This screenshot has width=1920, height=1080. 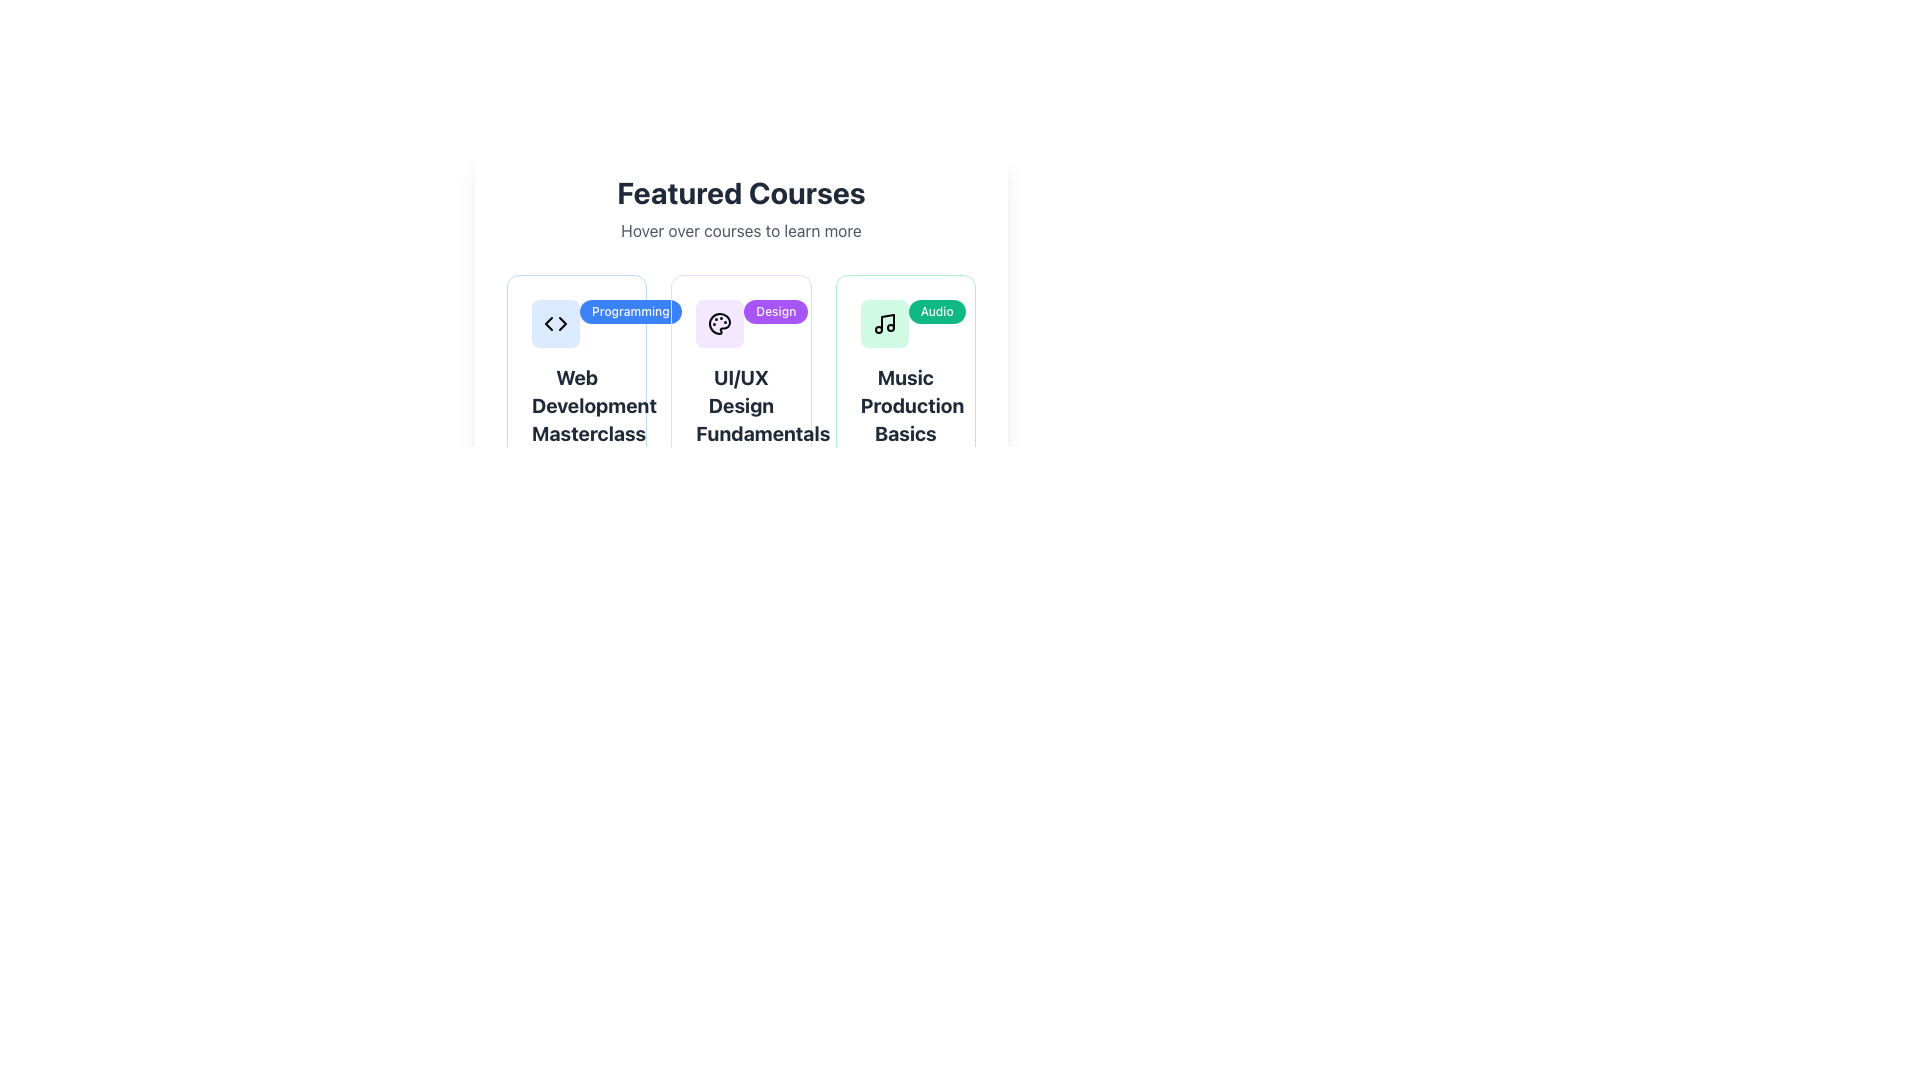 I want to click on the Info card showcasing the 'UI/UX Design Fundamentals' course, which is the second card in the 'Featured Courses' section, so click(x=740, y=424).